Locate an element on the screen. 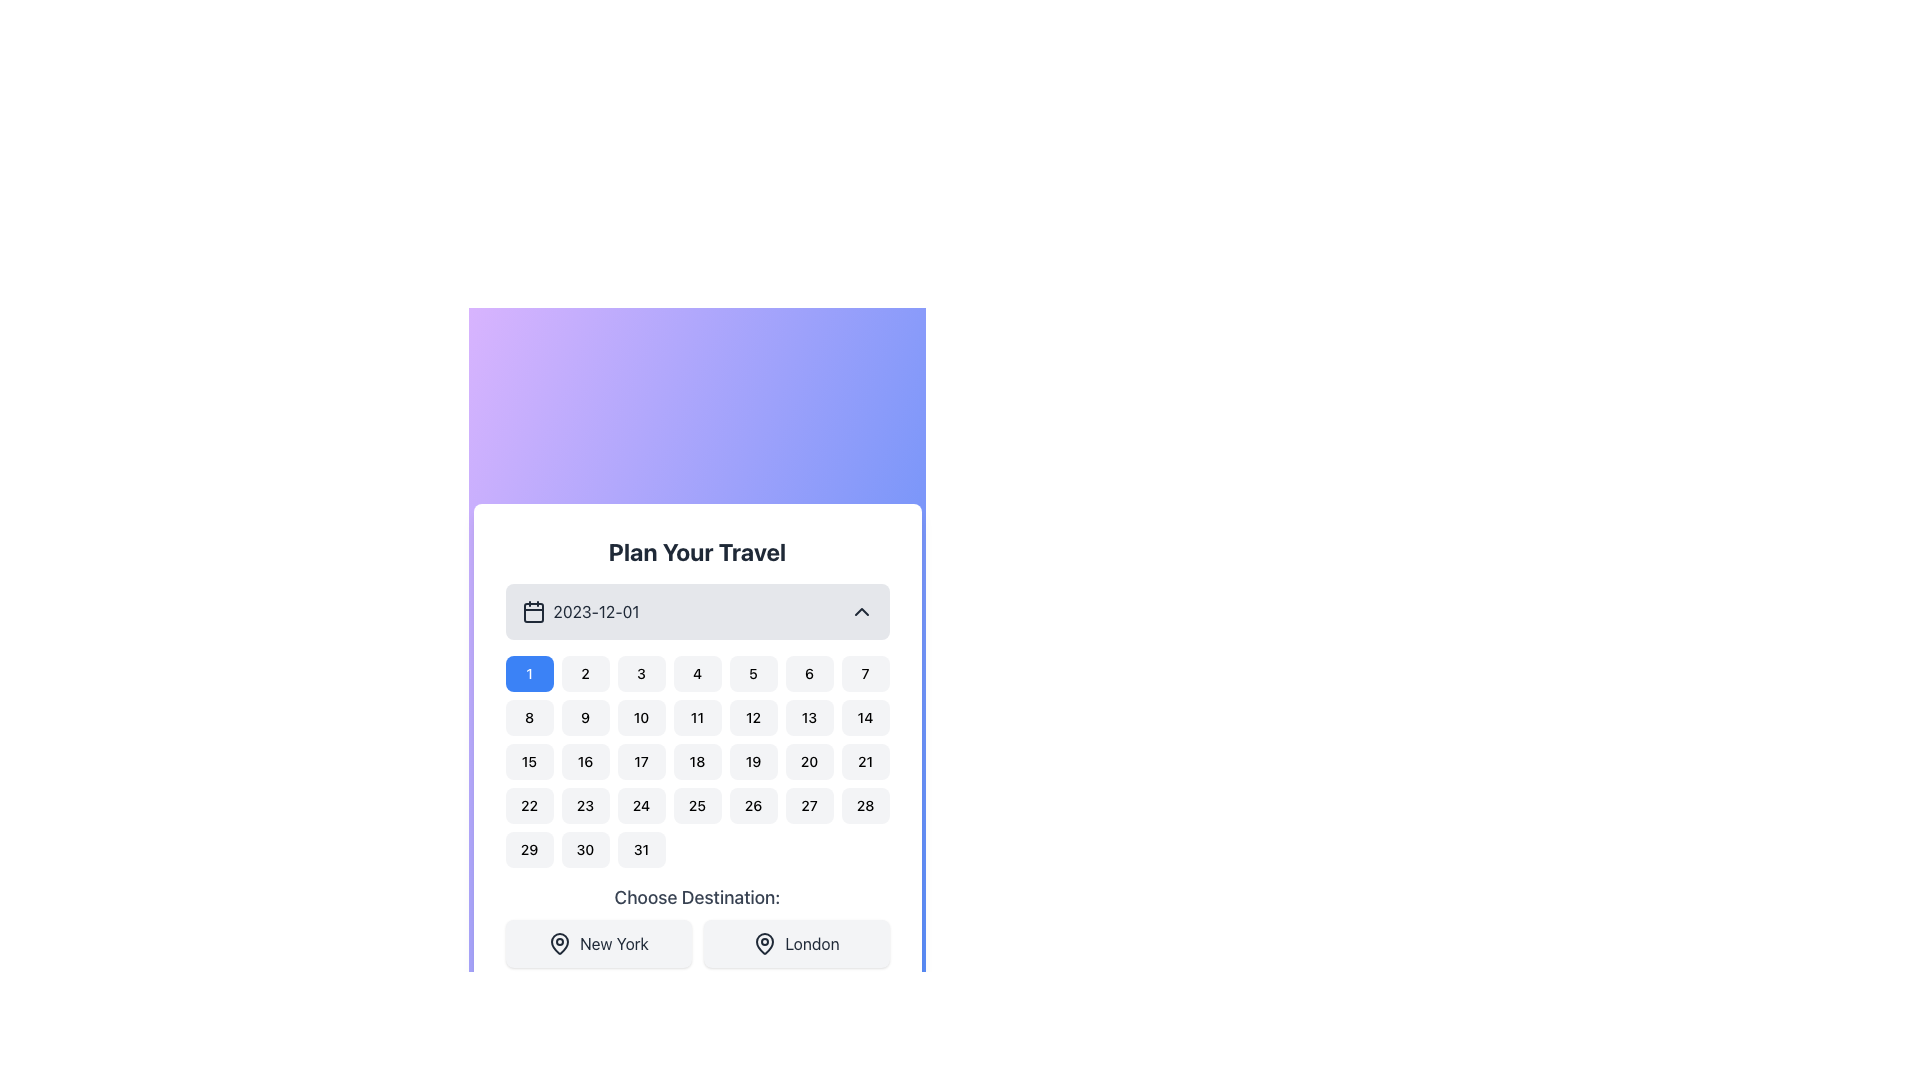  the descriptive header text at the top of the travel planning interface card is located at coordinates (697, 551).